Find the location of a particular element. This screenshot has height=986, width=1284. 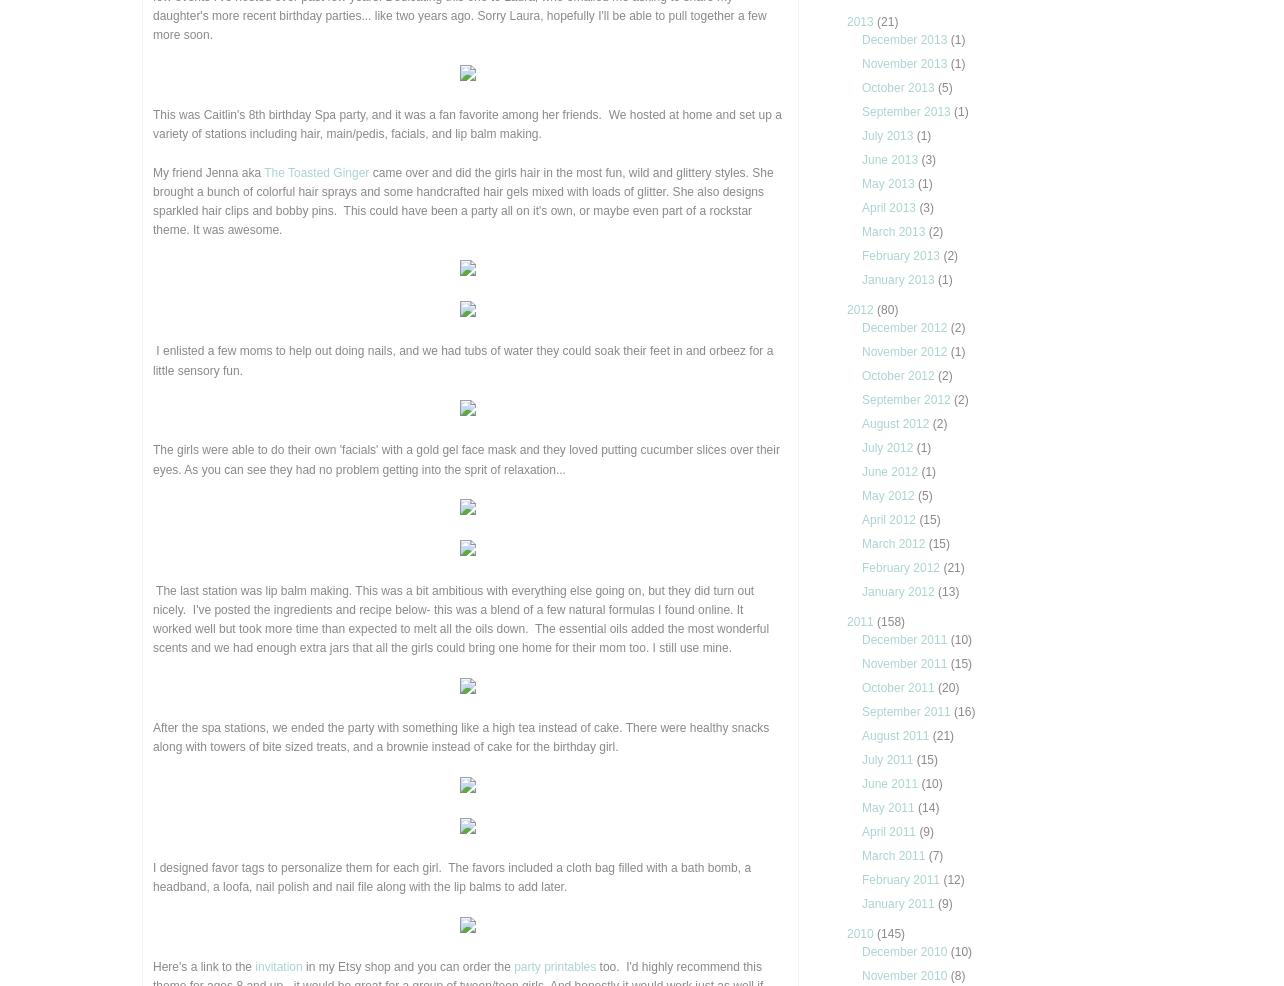

'came over and did the girls hair in the most fun, wild and glittery styles. She brought a bunch of colorful hair sprays and some handcrafted hair gels mixed with loads of glitter. She also designs sparkled hair clips and bobby pins.  This could have been a party all on it's own, or maybe even part of a rockstar theme. It was awesome.' is located at coordinates (463, 200).